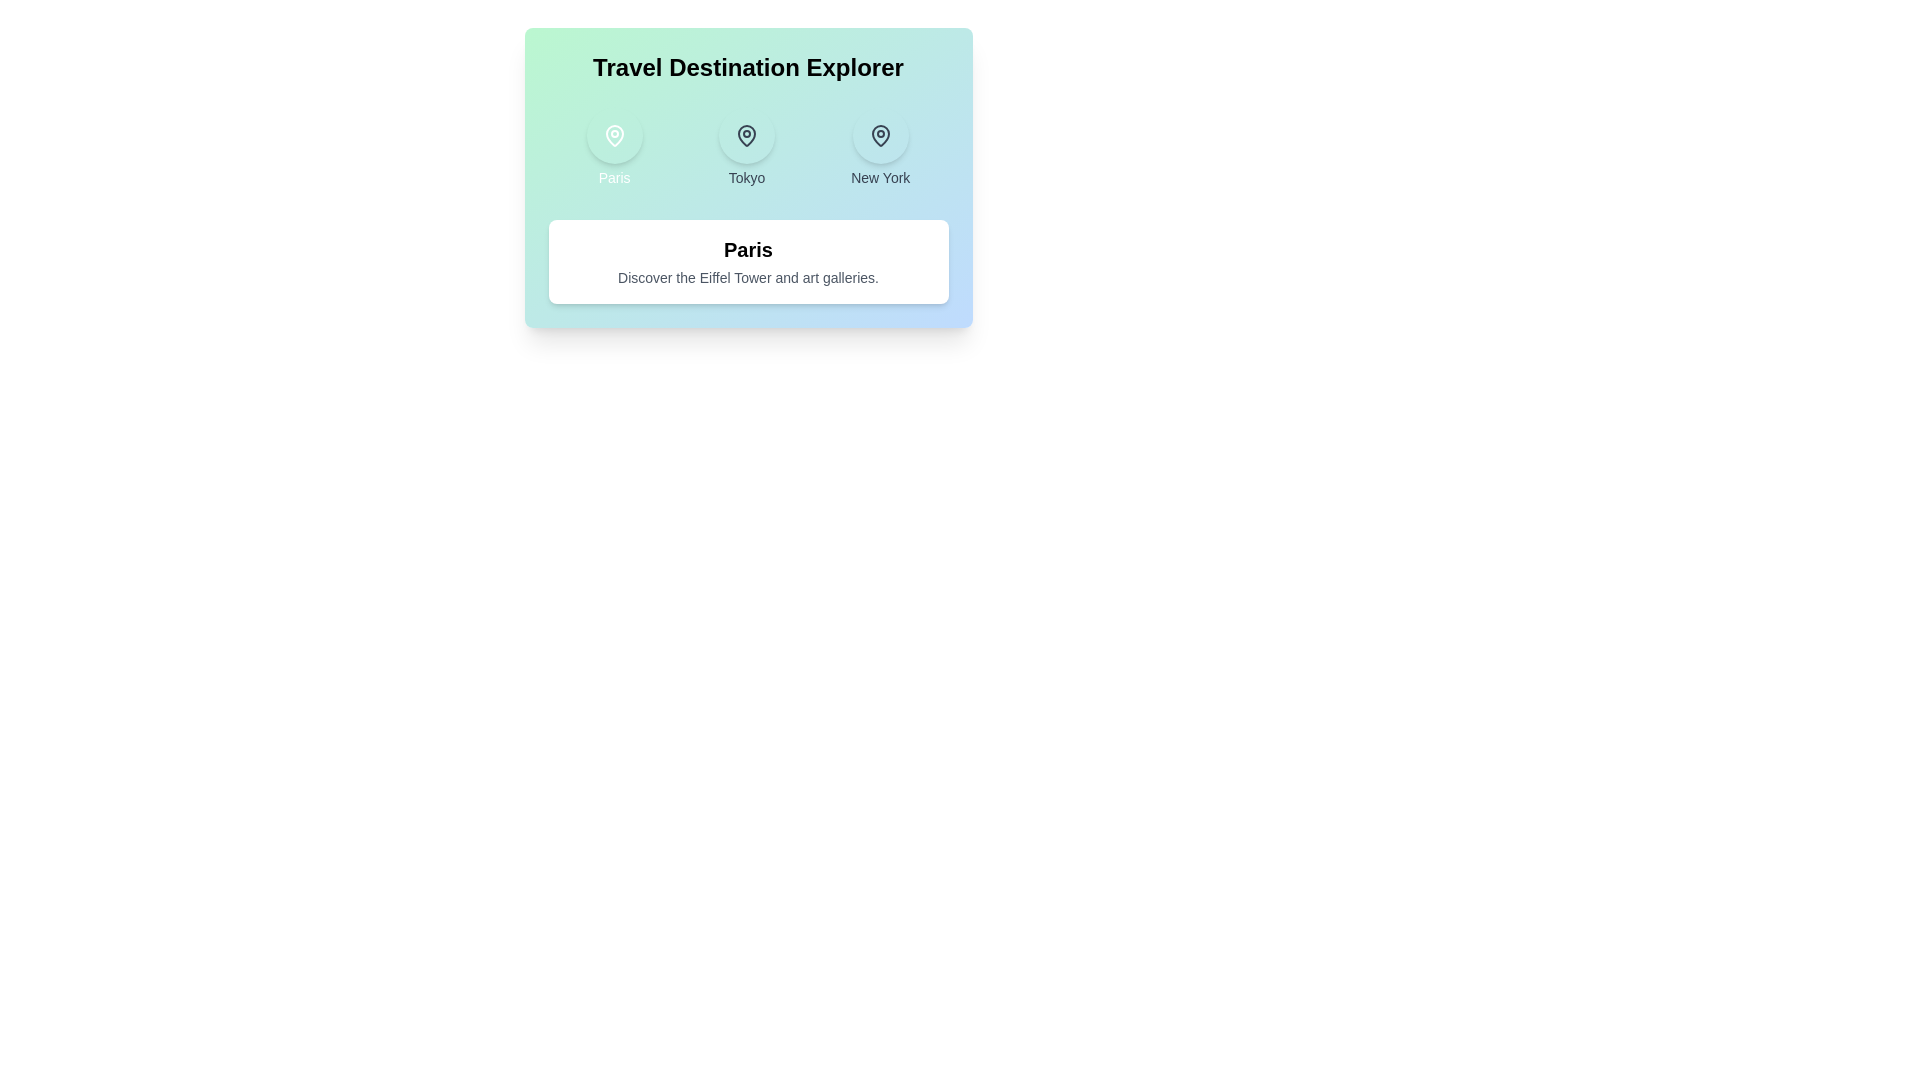 The width and height of the screenshot is (1920, 1080). Describe the element at coordinates (880, 176) in the screenshot. I see `the text label displaying 'New York', which is part of a clickable button styled in dark gray within a rounded rectangular area, located at the bottom of a vertically stacked group of destination options` at that location.